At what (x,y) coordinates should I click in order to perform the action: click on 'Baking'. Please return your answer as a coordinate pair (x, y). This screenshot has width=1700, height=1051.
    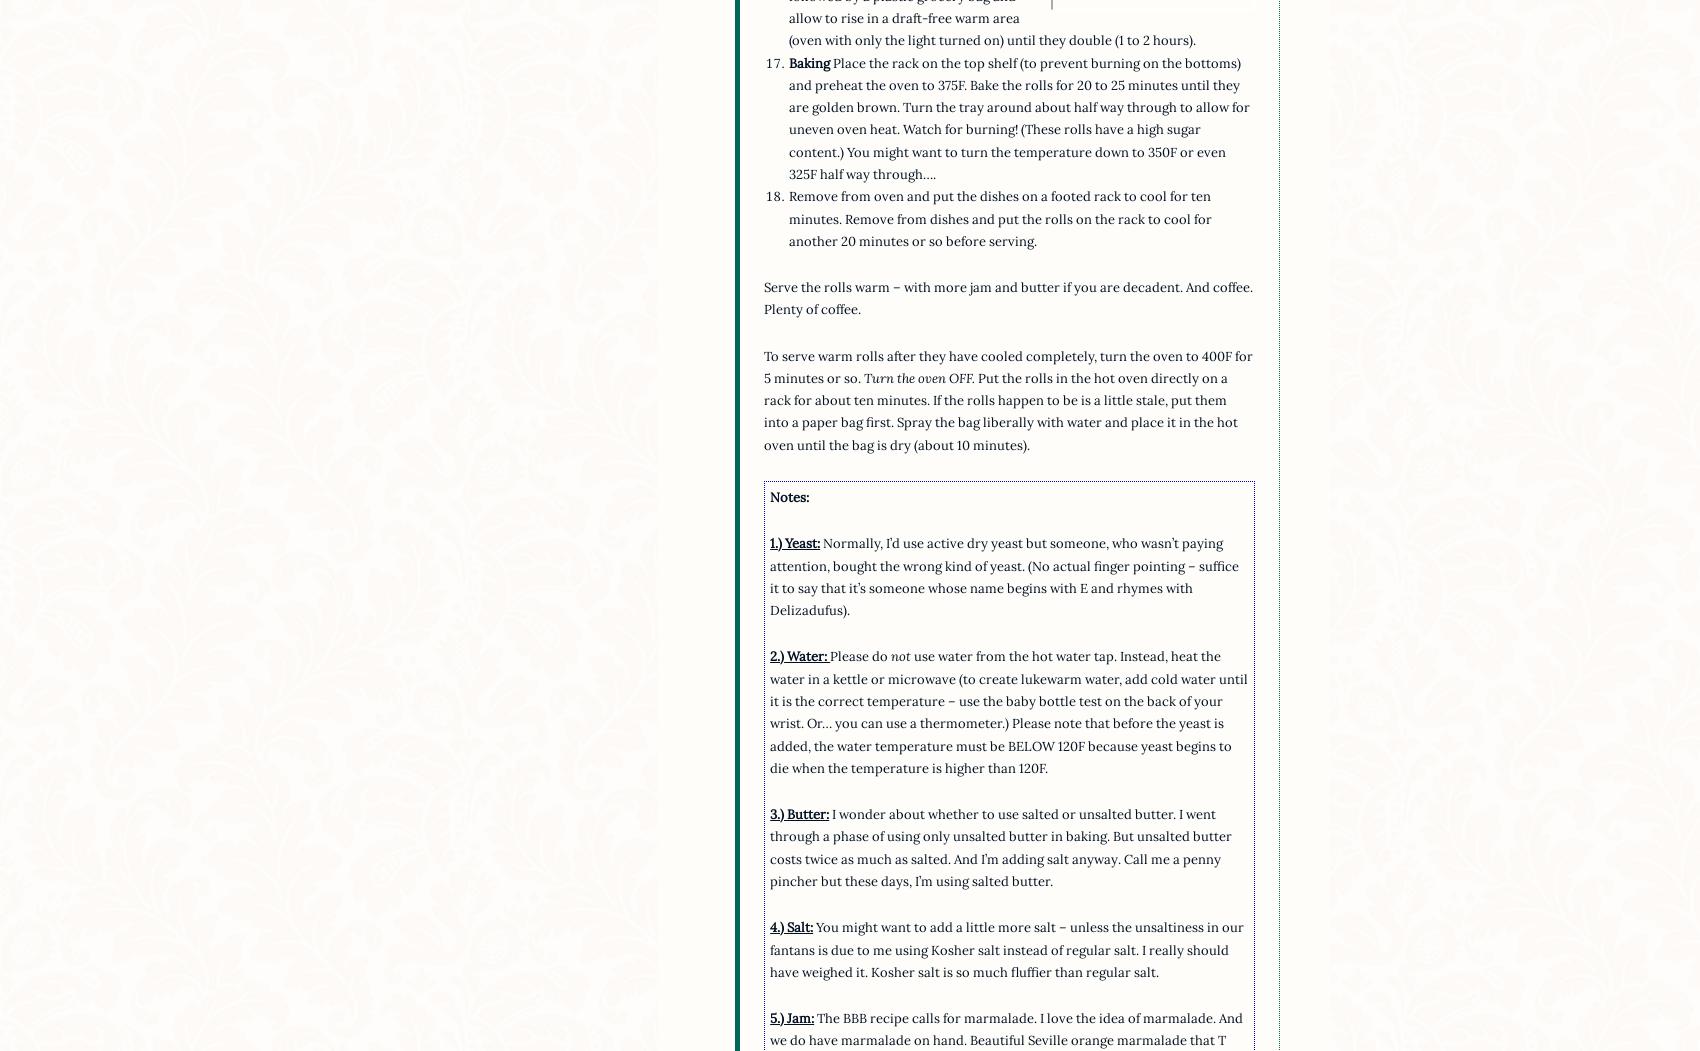
    Looking at the image, I should click on (808, 61).